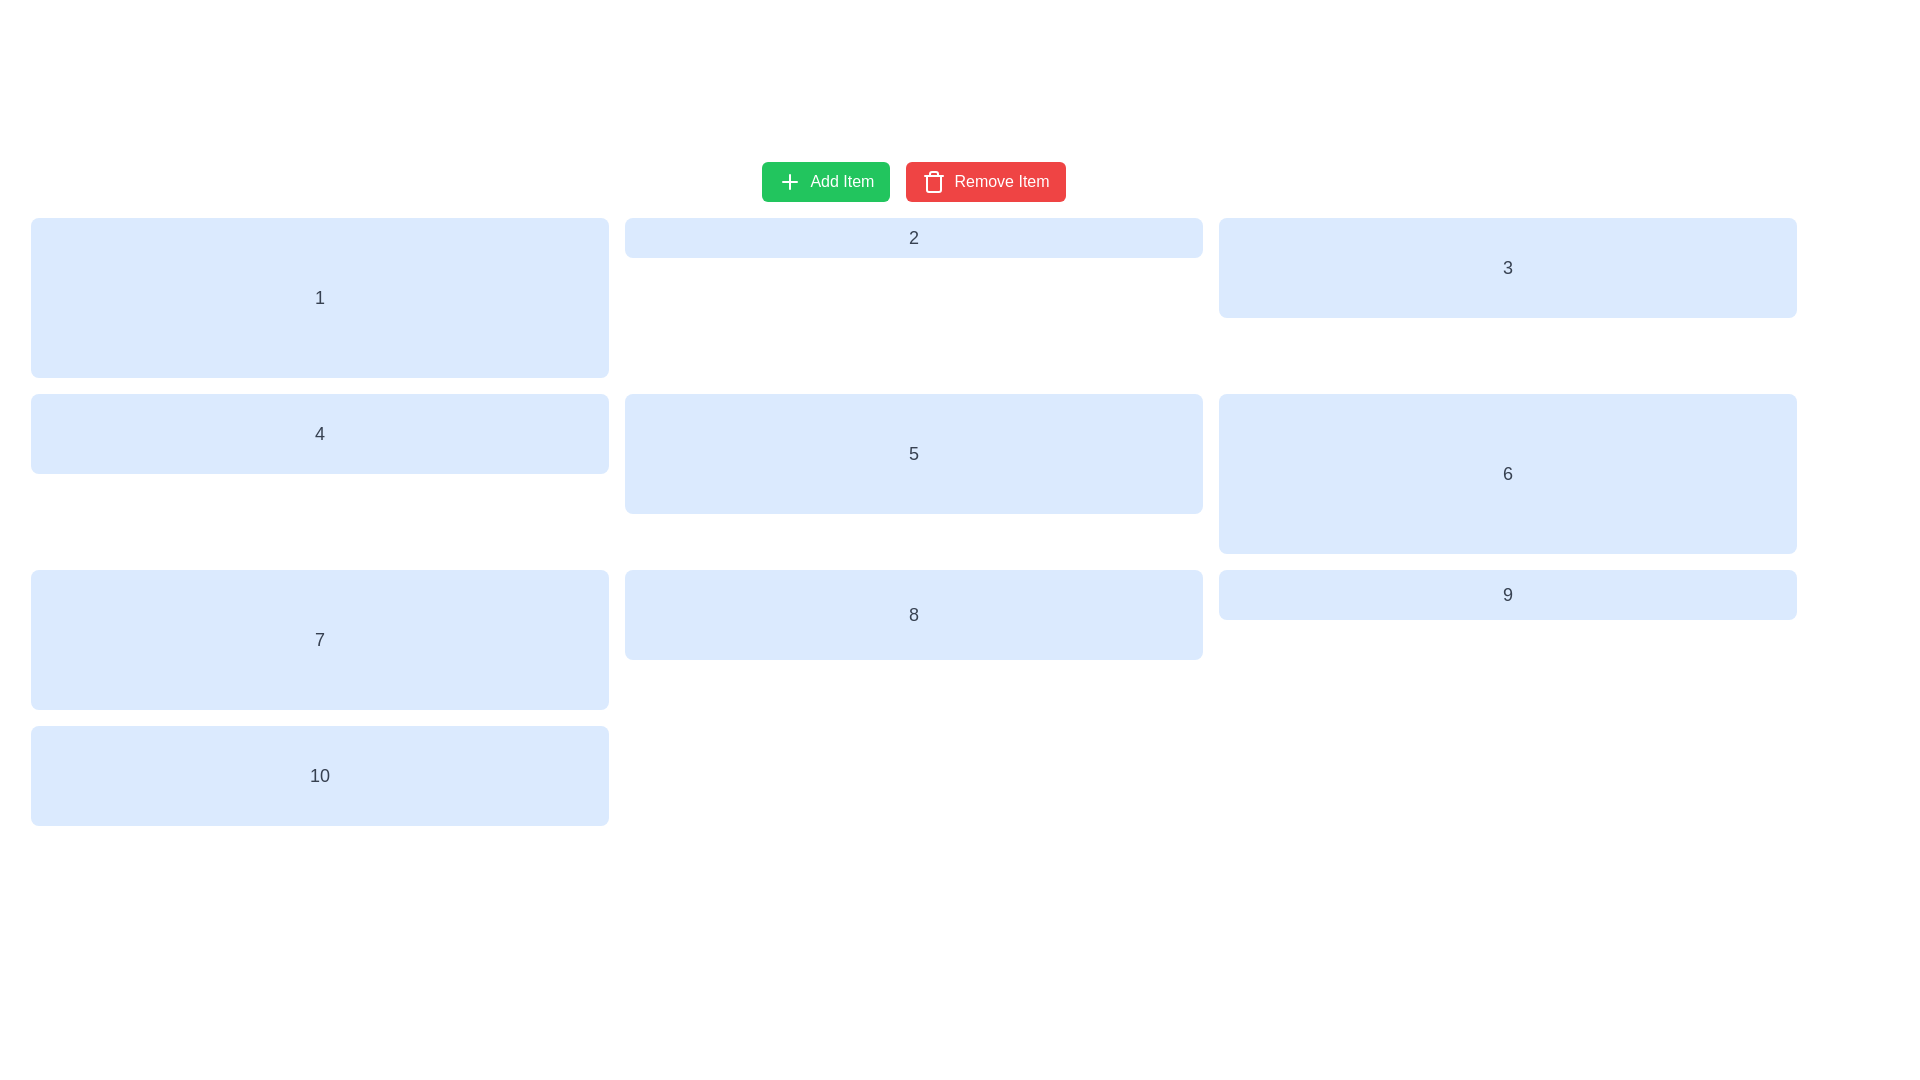  I want to click on the rectangular, blue-colored Display box containing the number '8' in centered, gray text, located in the middle row of the grid, towards the right, so click(912, 613).